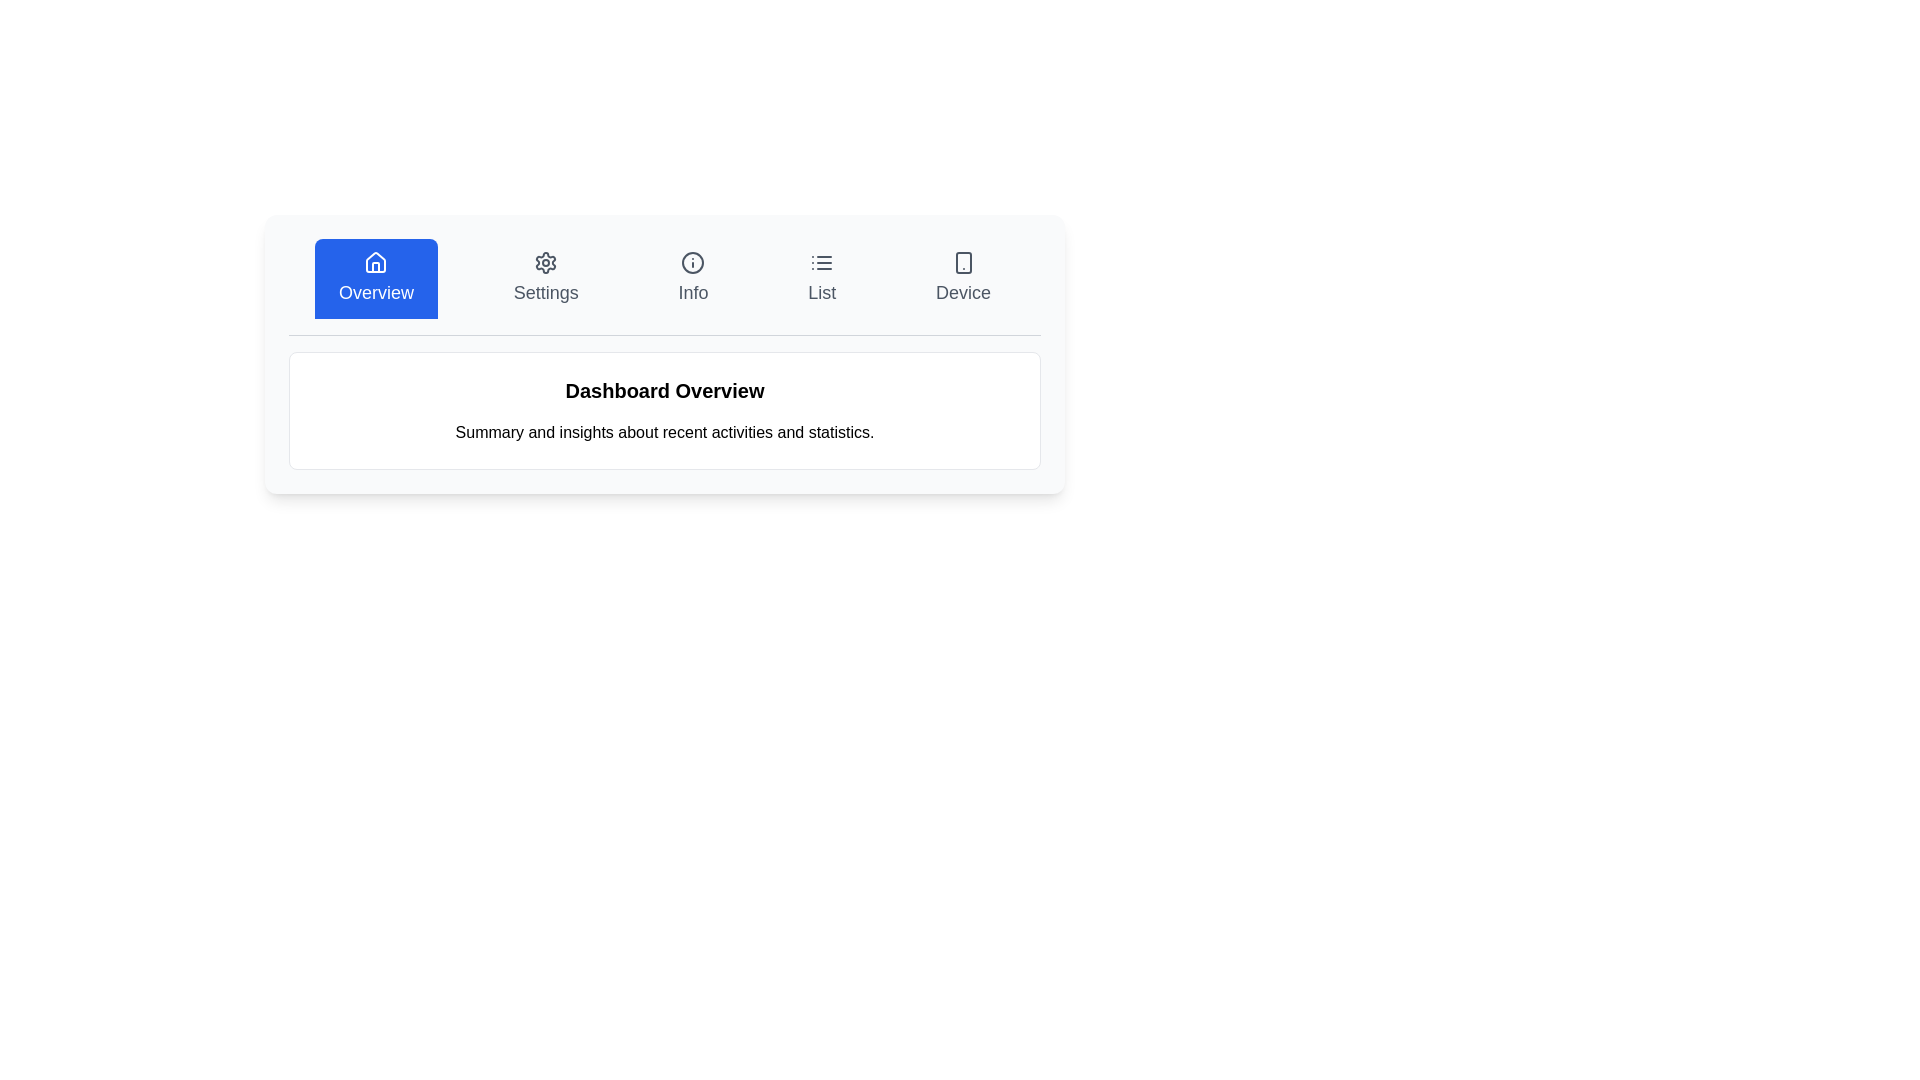 This screenshot has height=1080, width=1920. Describe the element at coordinates (546, 278) in the screenshot. I see `the 'Settings' button located in the top-center of the interface, which is part of a horizontal navigation bar and is the second option from the left` at that location.